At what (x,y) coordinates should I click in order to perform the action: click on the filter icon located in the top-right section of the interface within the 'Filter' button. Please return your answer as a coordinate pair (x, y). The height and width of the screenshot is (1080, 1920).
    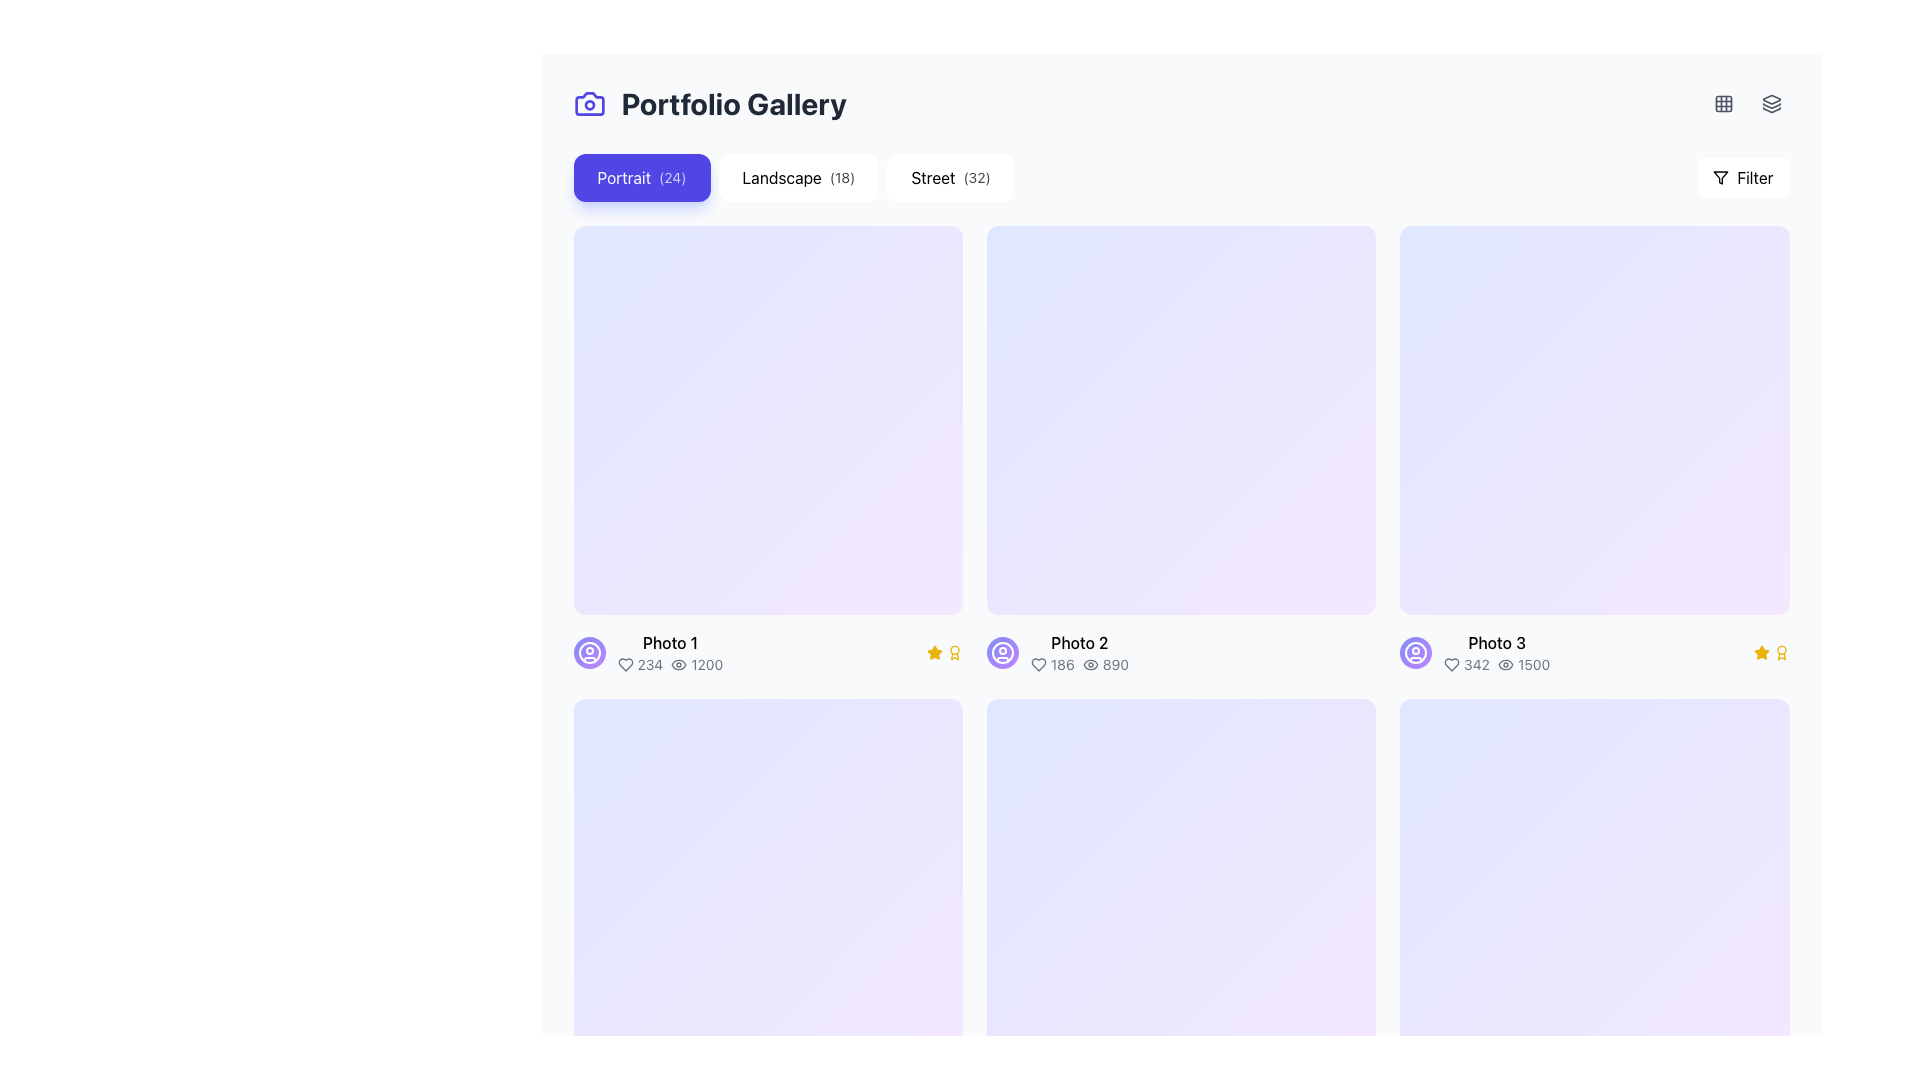
    Looking at the image, I should click on (1720, 176).